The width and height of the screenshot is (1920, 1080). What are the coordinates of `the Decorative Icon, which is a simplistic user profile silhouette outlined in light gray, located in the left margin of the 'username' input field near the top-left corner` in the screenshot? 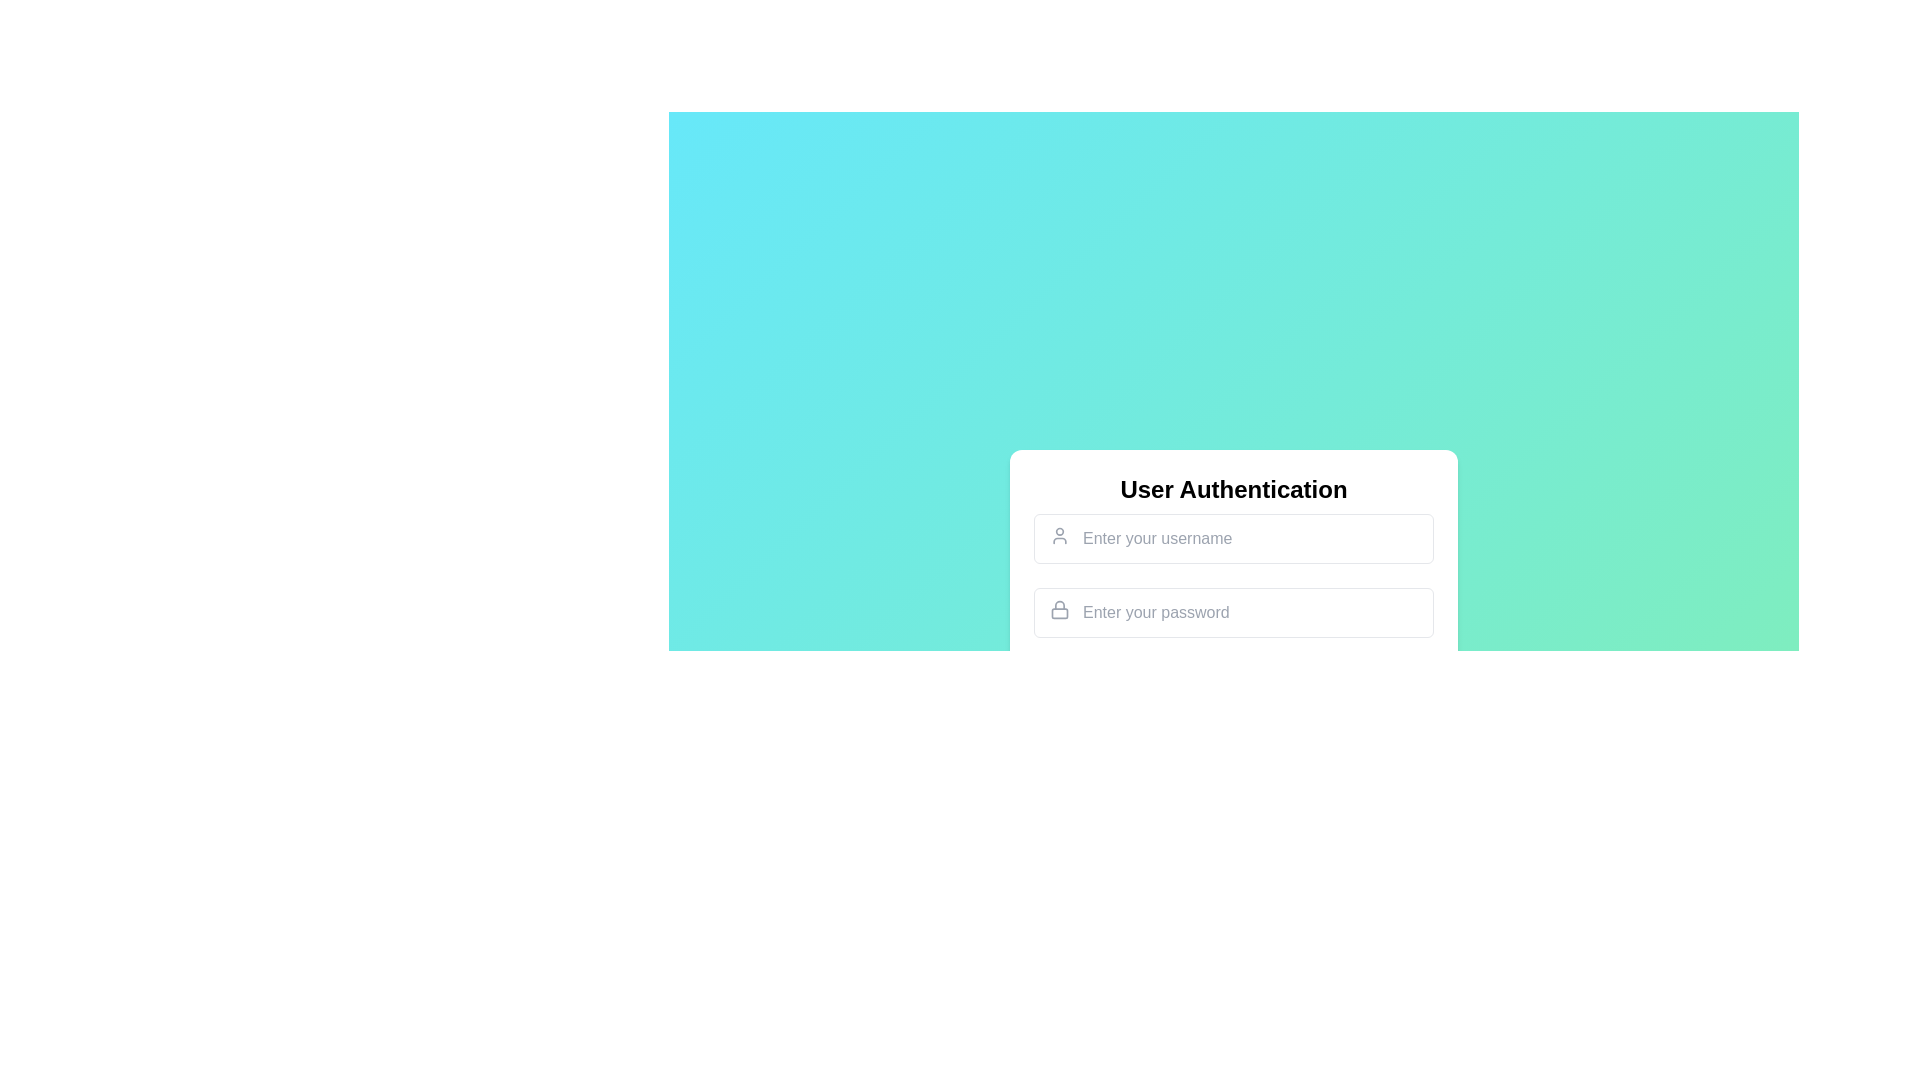 It's located at (1059, 534).